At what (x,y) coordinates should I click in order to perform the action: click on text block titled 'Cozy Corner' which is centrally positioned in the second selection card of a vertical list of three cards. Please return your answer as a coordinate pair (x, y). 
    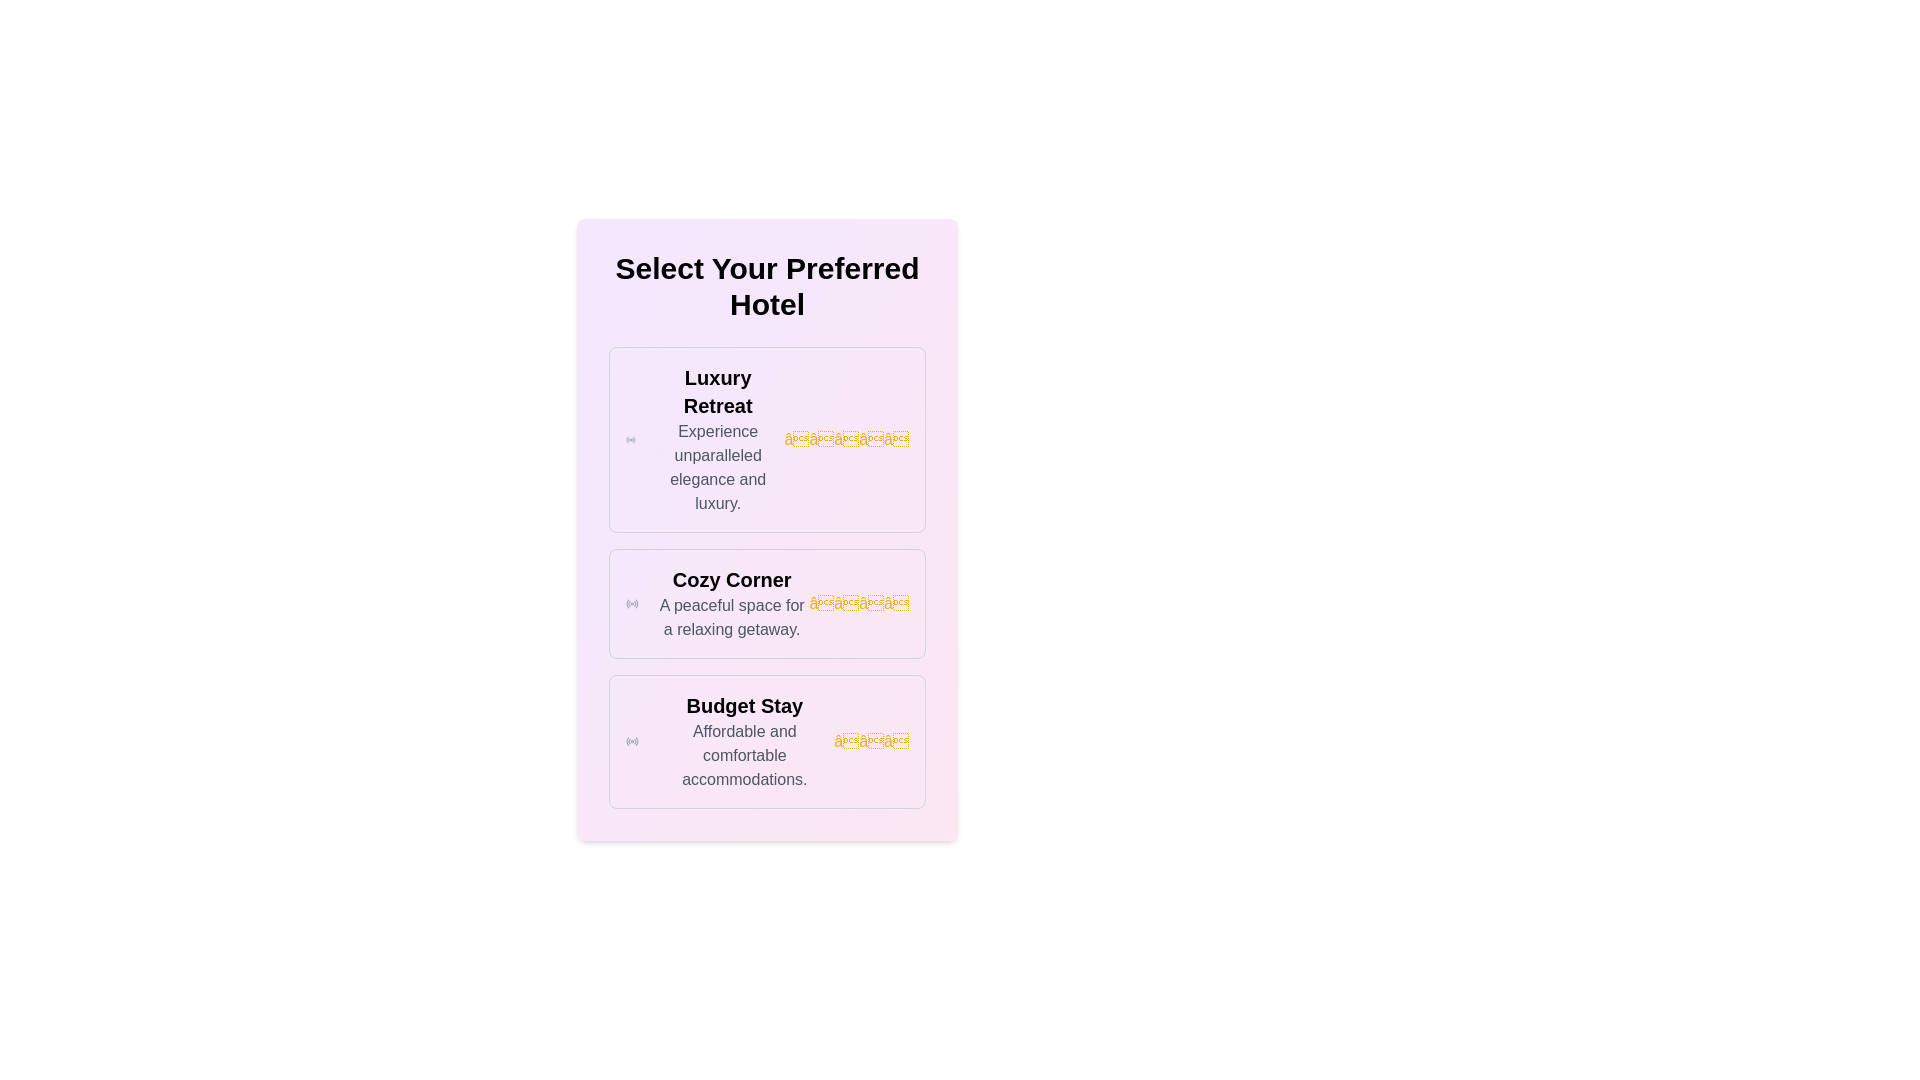
    Looking at the image, I should click on (731, 603).